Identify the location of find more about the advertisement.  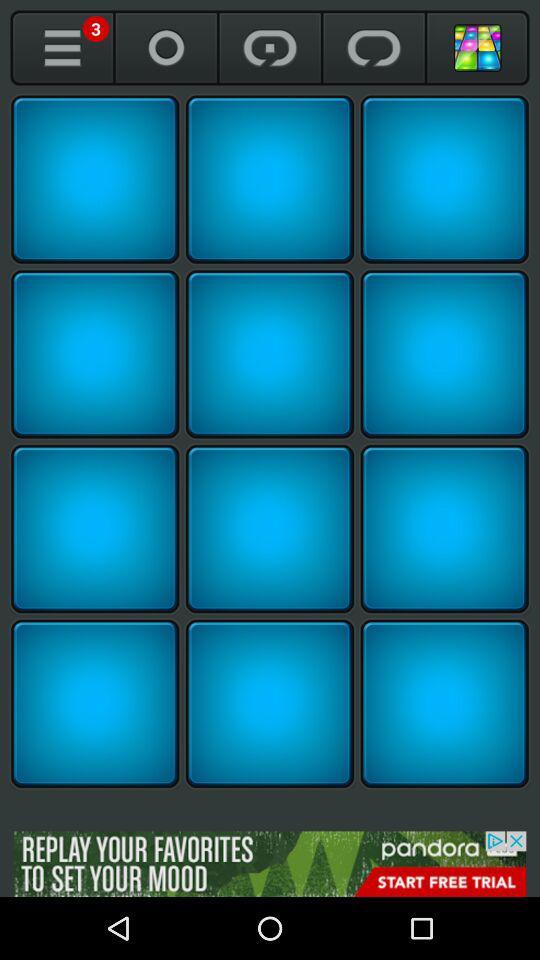
(270, 863).